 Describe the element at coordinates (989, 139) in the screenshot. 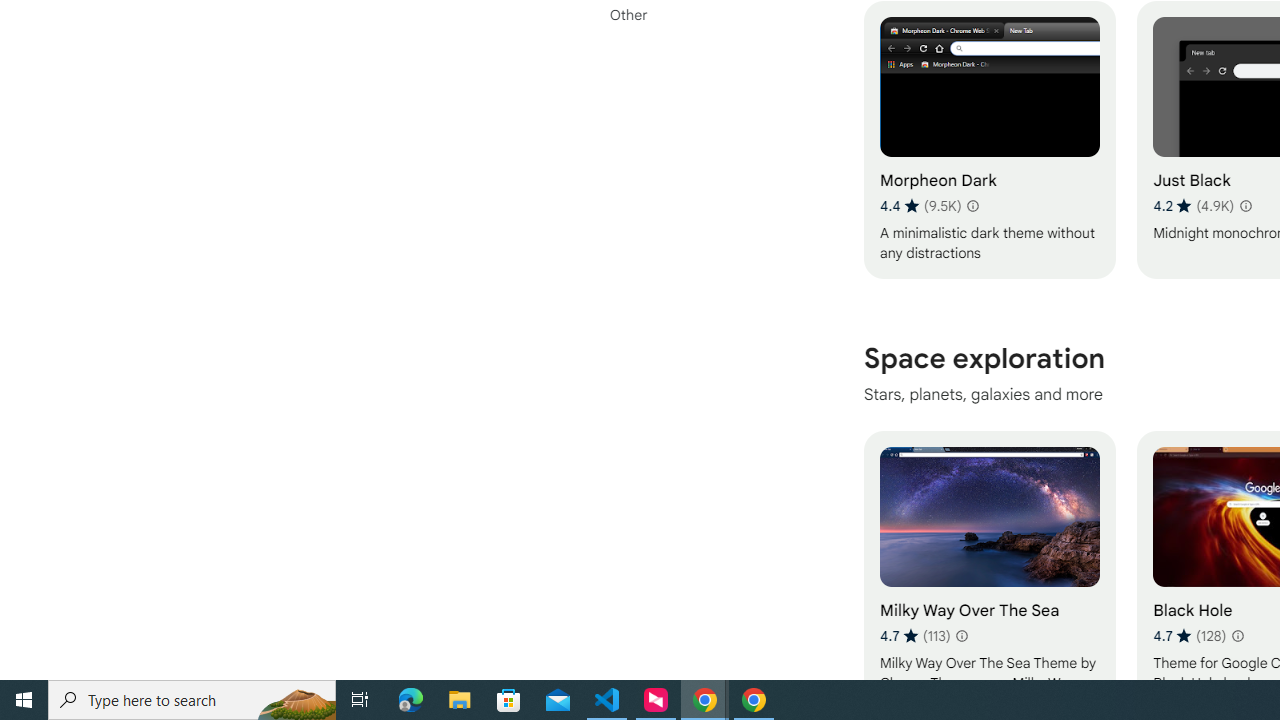

I see `'Morpheon Dark'` at that location.